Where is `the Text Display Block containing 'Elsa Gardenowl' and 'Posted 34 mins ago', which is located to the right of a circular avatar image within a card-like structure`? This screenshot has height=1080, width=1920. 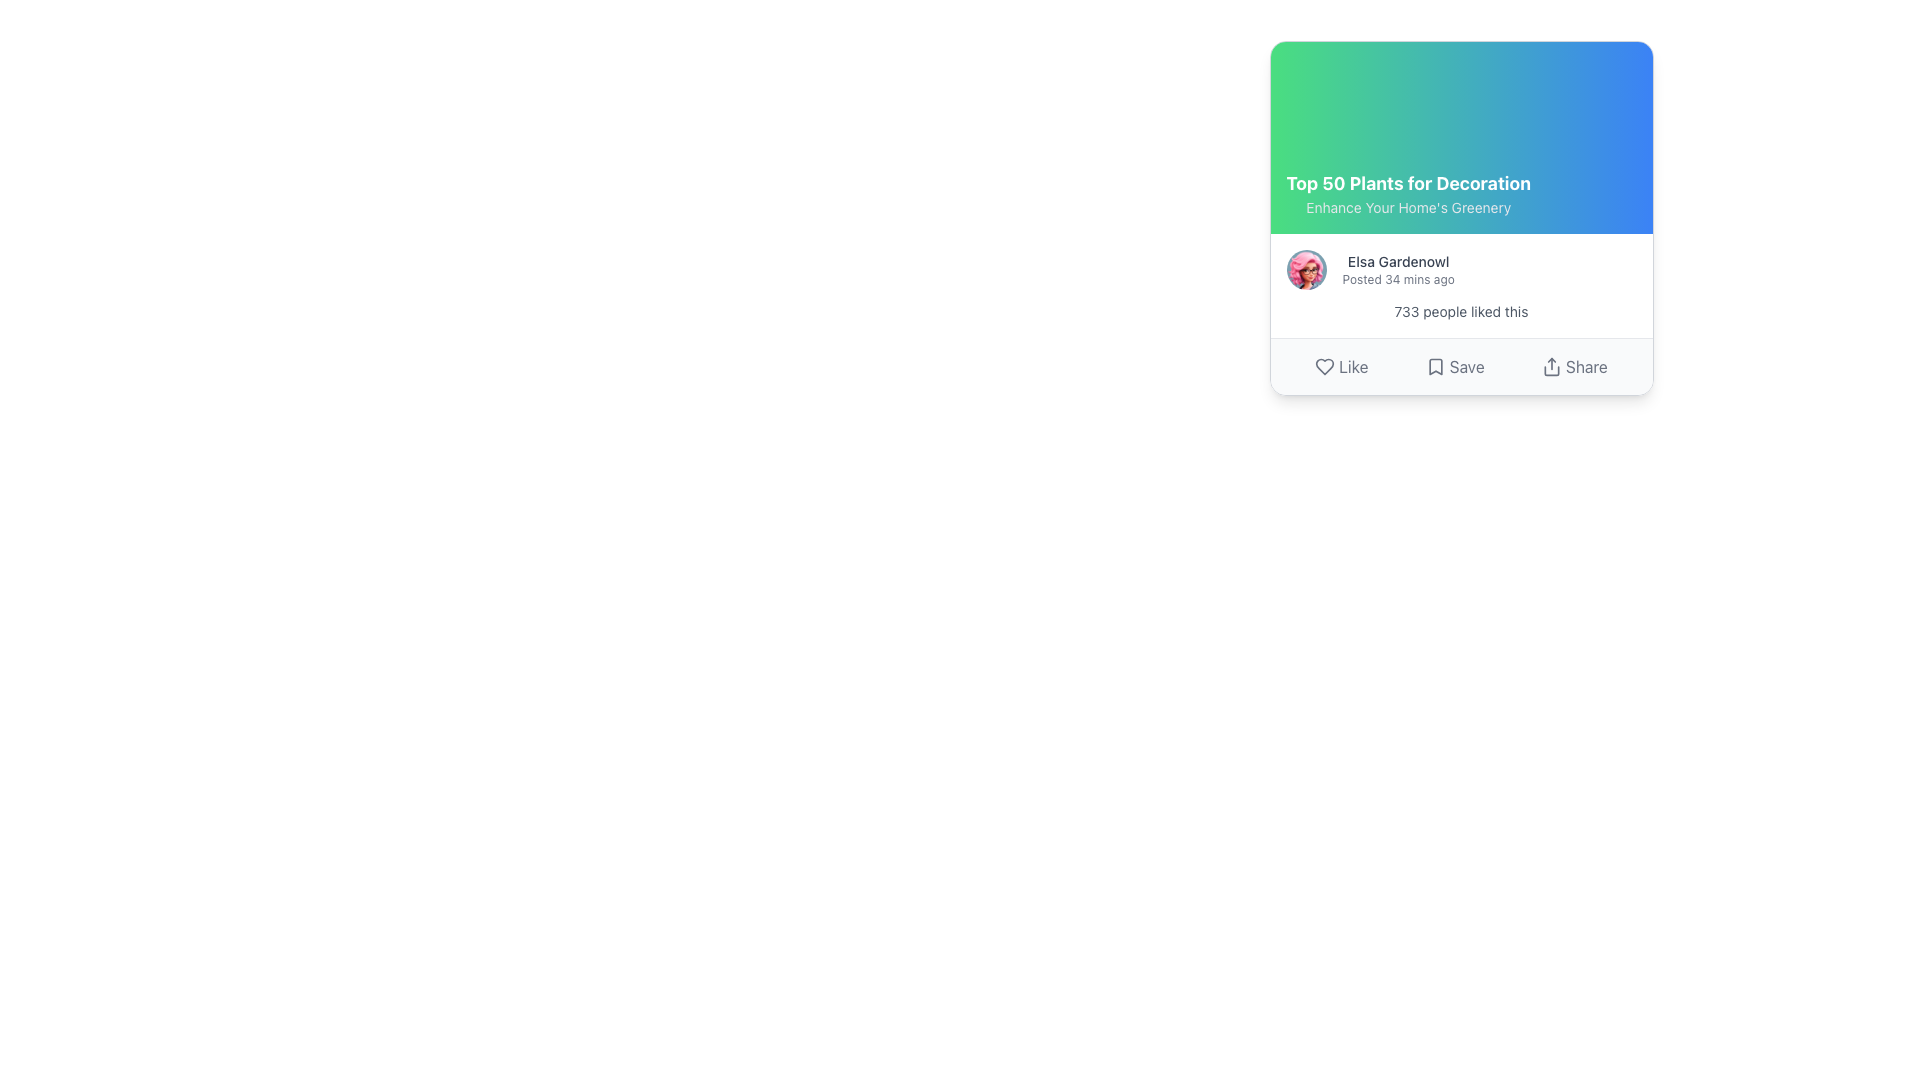 the Text Display Block containing 'Elsa Gardenowl' and 'Posted 34 mins ago', which is located to the right of a circular avatar image within a card-like structure is located at coordinates (1397, 270).